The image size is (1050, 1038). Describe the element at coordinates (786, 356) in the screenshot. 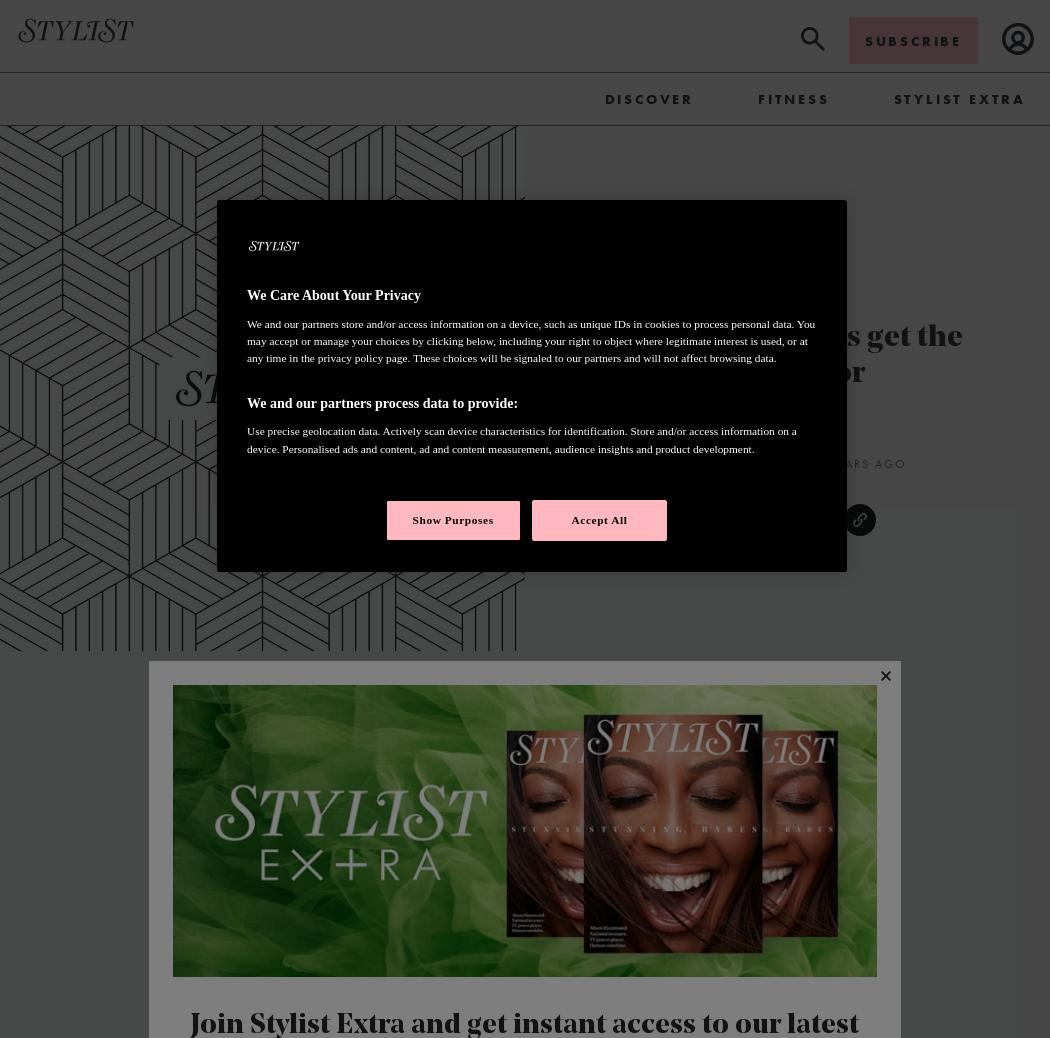

I see `'London Olympics get the Max Factor'` at that location.